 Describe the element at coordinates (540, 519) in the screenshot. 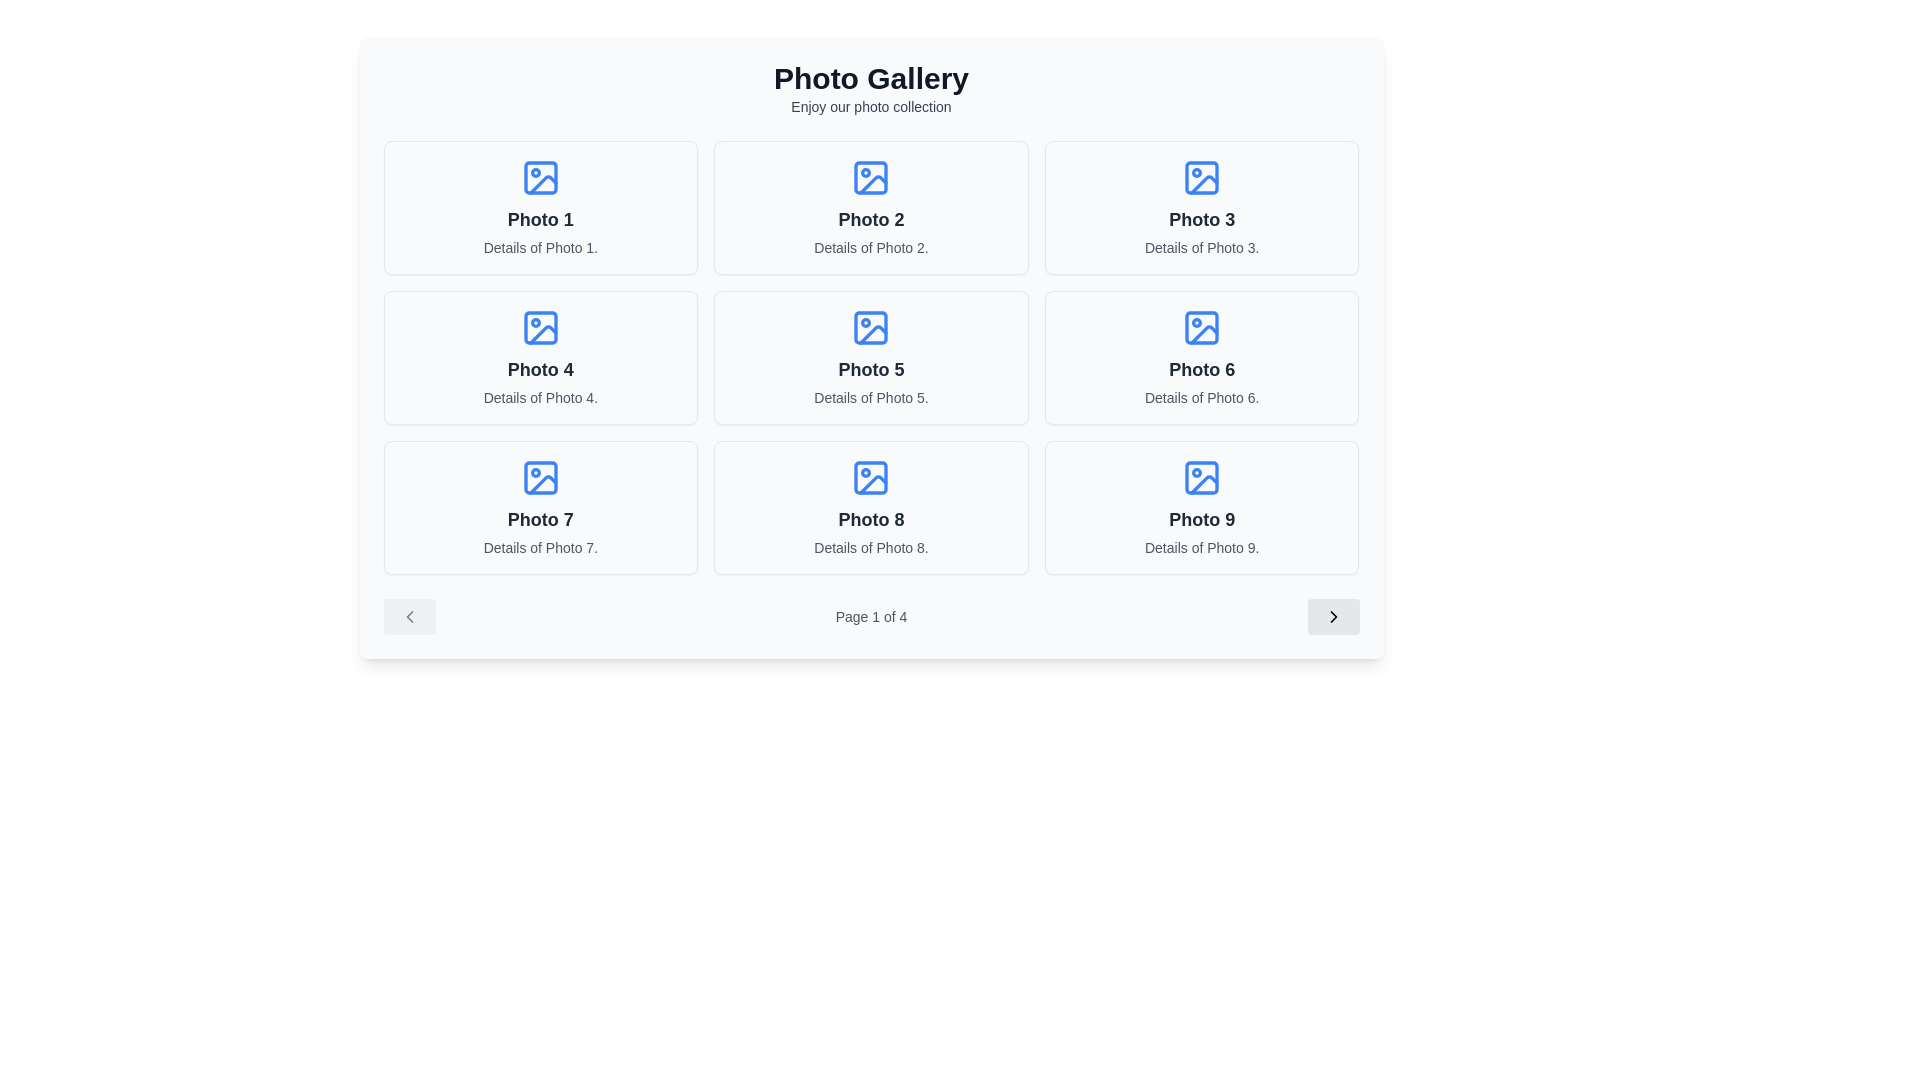

I see `the text label indicating 'Photo 7', which is the title of the card located in the bottom row of the grid layout, beneath the blue icon` at that location.